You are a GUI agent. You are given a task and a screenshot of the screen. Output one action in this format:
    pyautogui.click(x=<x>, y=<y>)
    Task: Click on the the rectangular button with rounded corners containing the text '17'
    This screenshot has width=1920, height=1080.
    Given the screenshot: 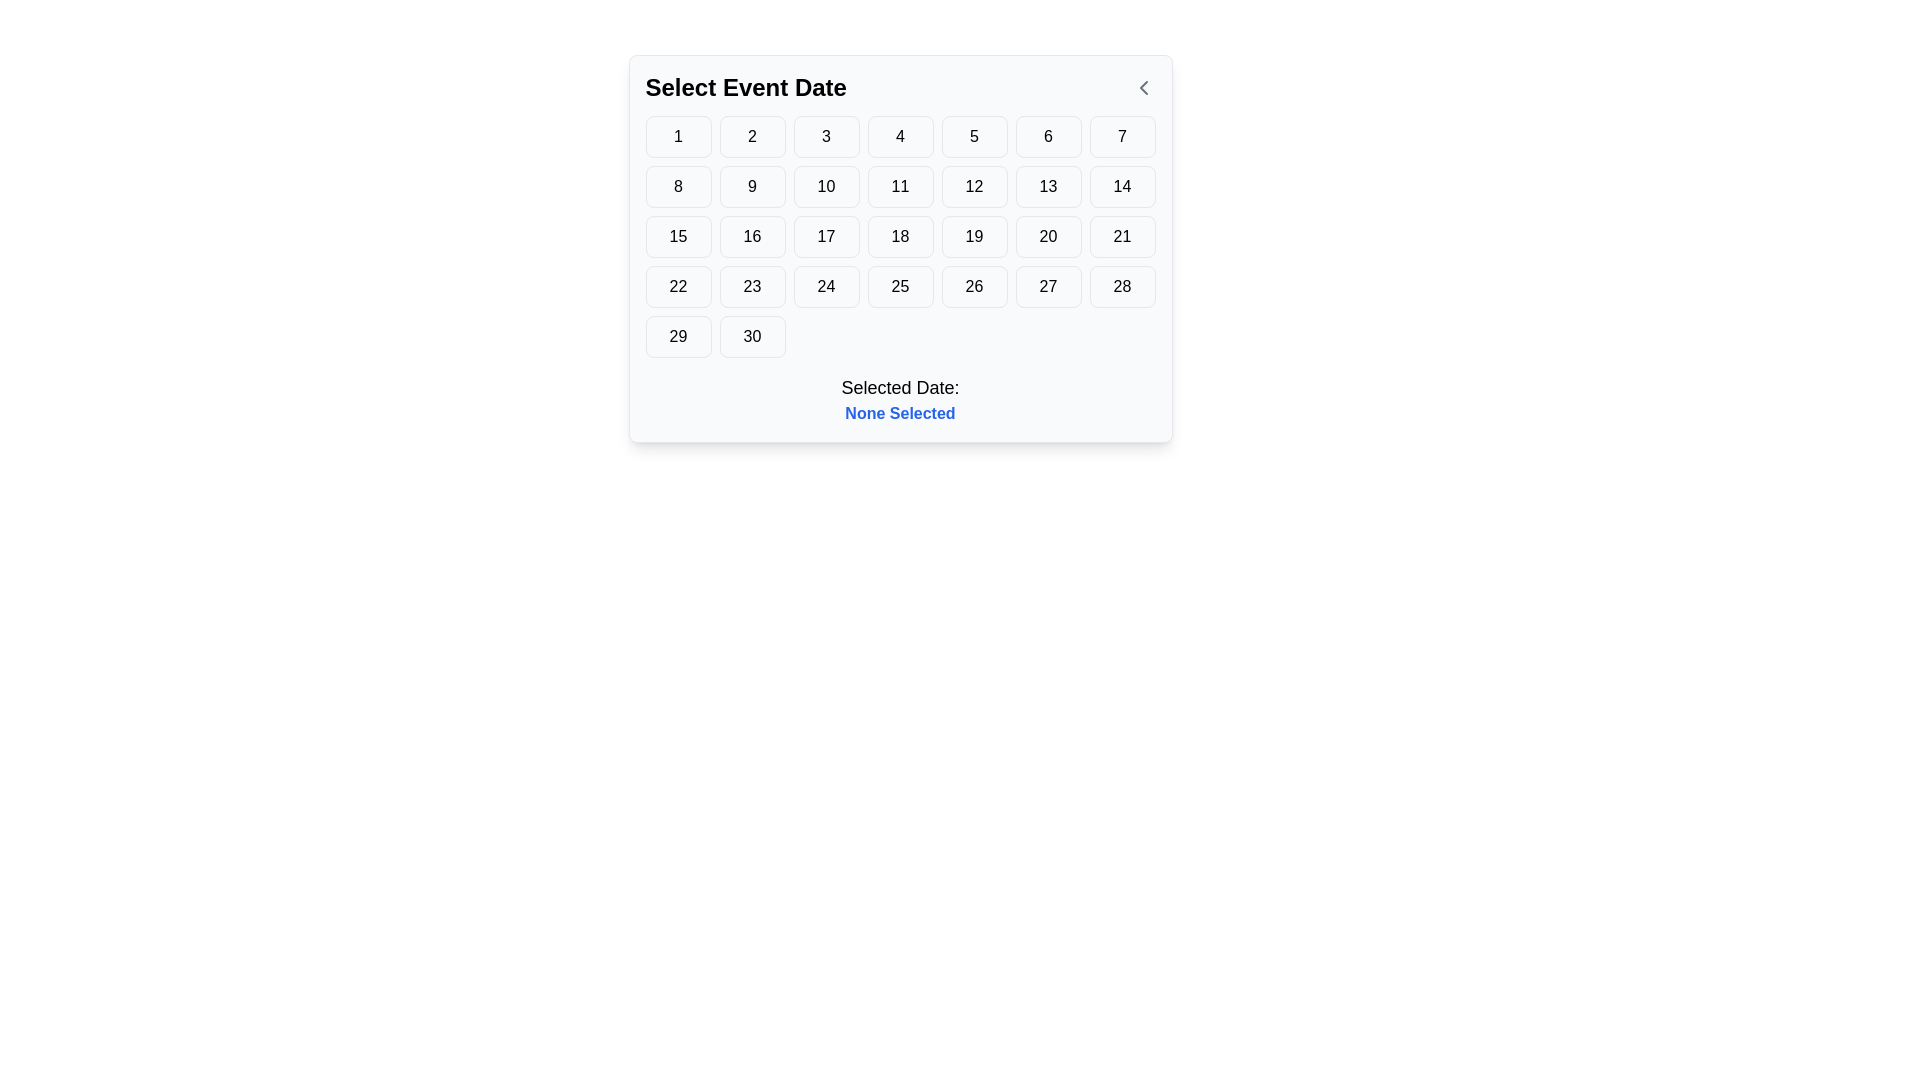 What is the action you would take?
    pyautogui.click(x=826, y=235)
    